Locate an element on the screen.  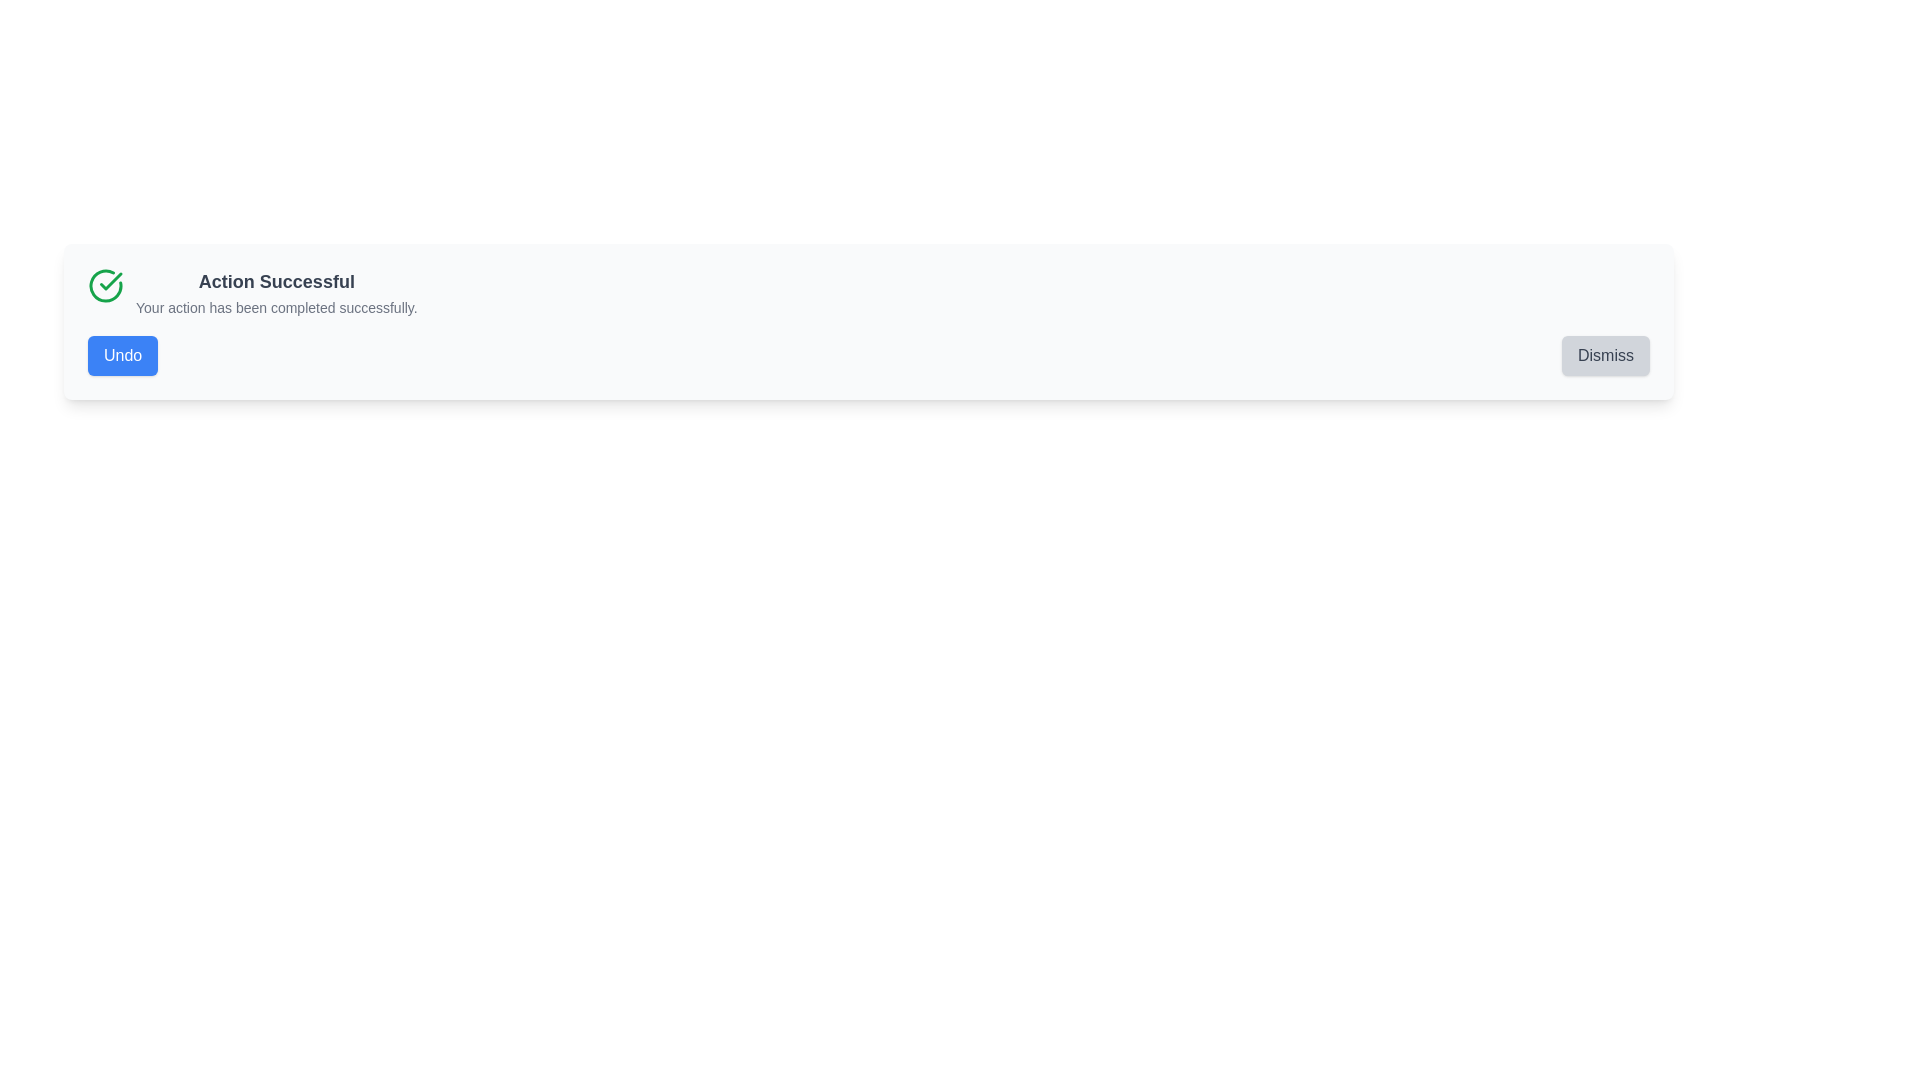
the 'Undo' button, a rectangular blue button with white text is located at coordinates (122, 354).